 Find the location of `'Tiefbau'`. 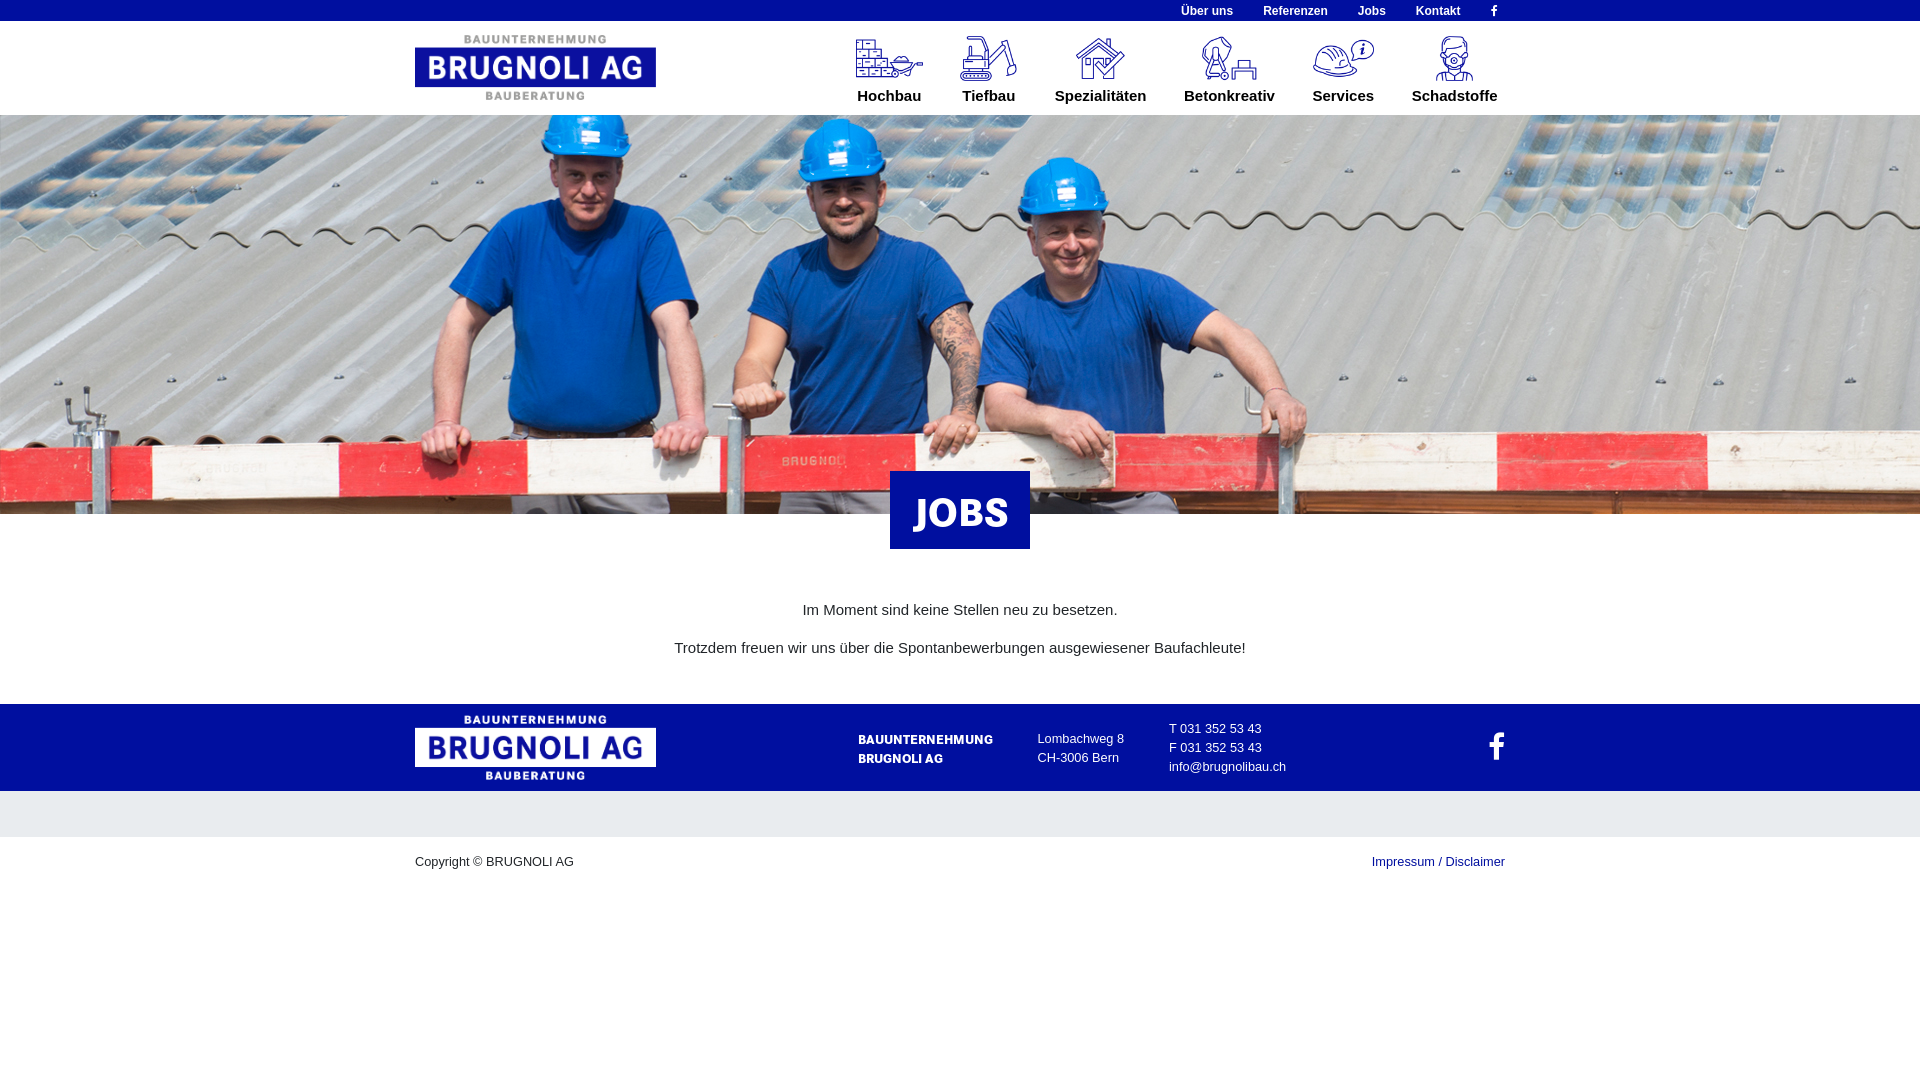

'Tiefbau' is located at coordinates (988, 67).